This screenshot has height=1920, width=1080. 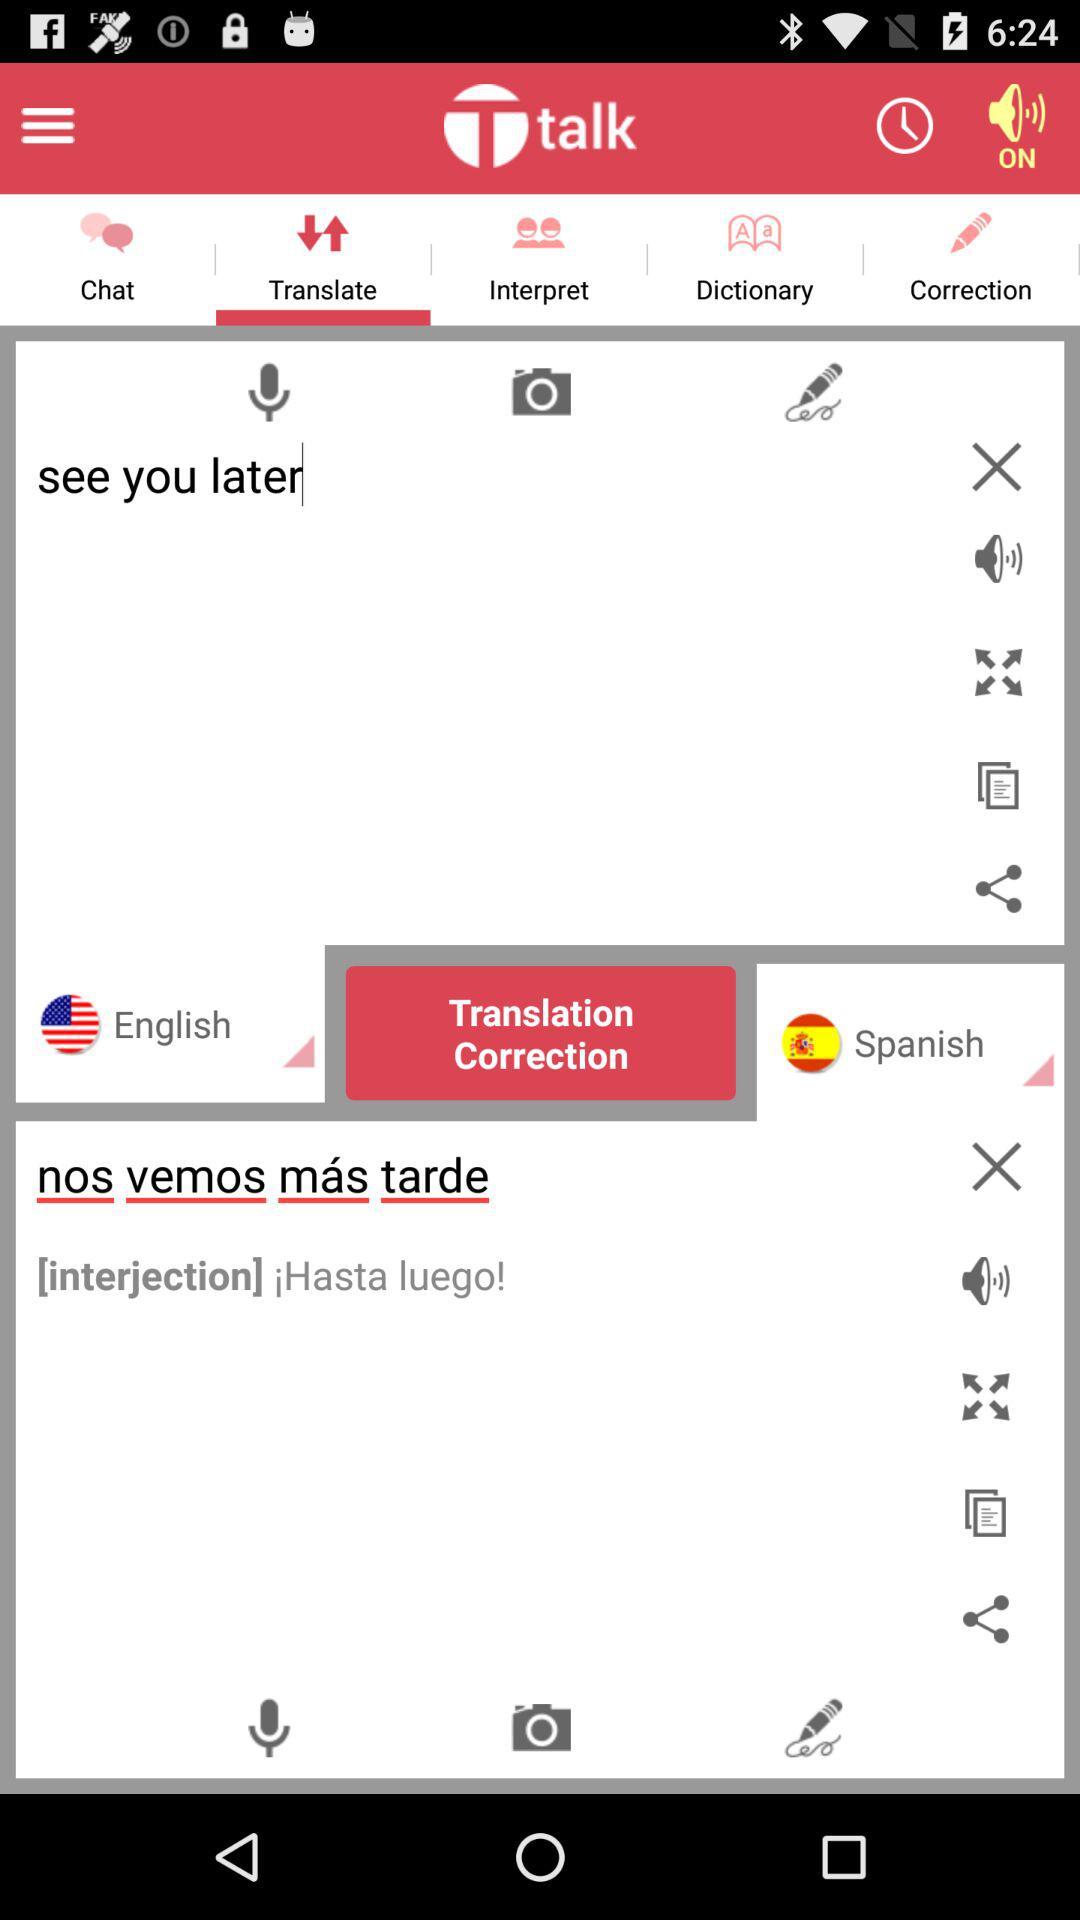 What do you see at coordinates (987, 1496) in the screenshot?
I see `the fullscreen icon` at bounding box center [987, 1496].